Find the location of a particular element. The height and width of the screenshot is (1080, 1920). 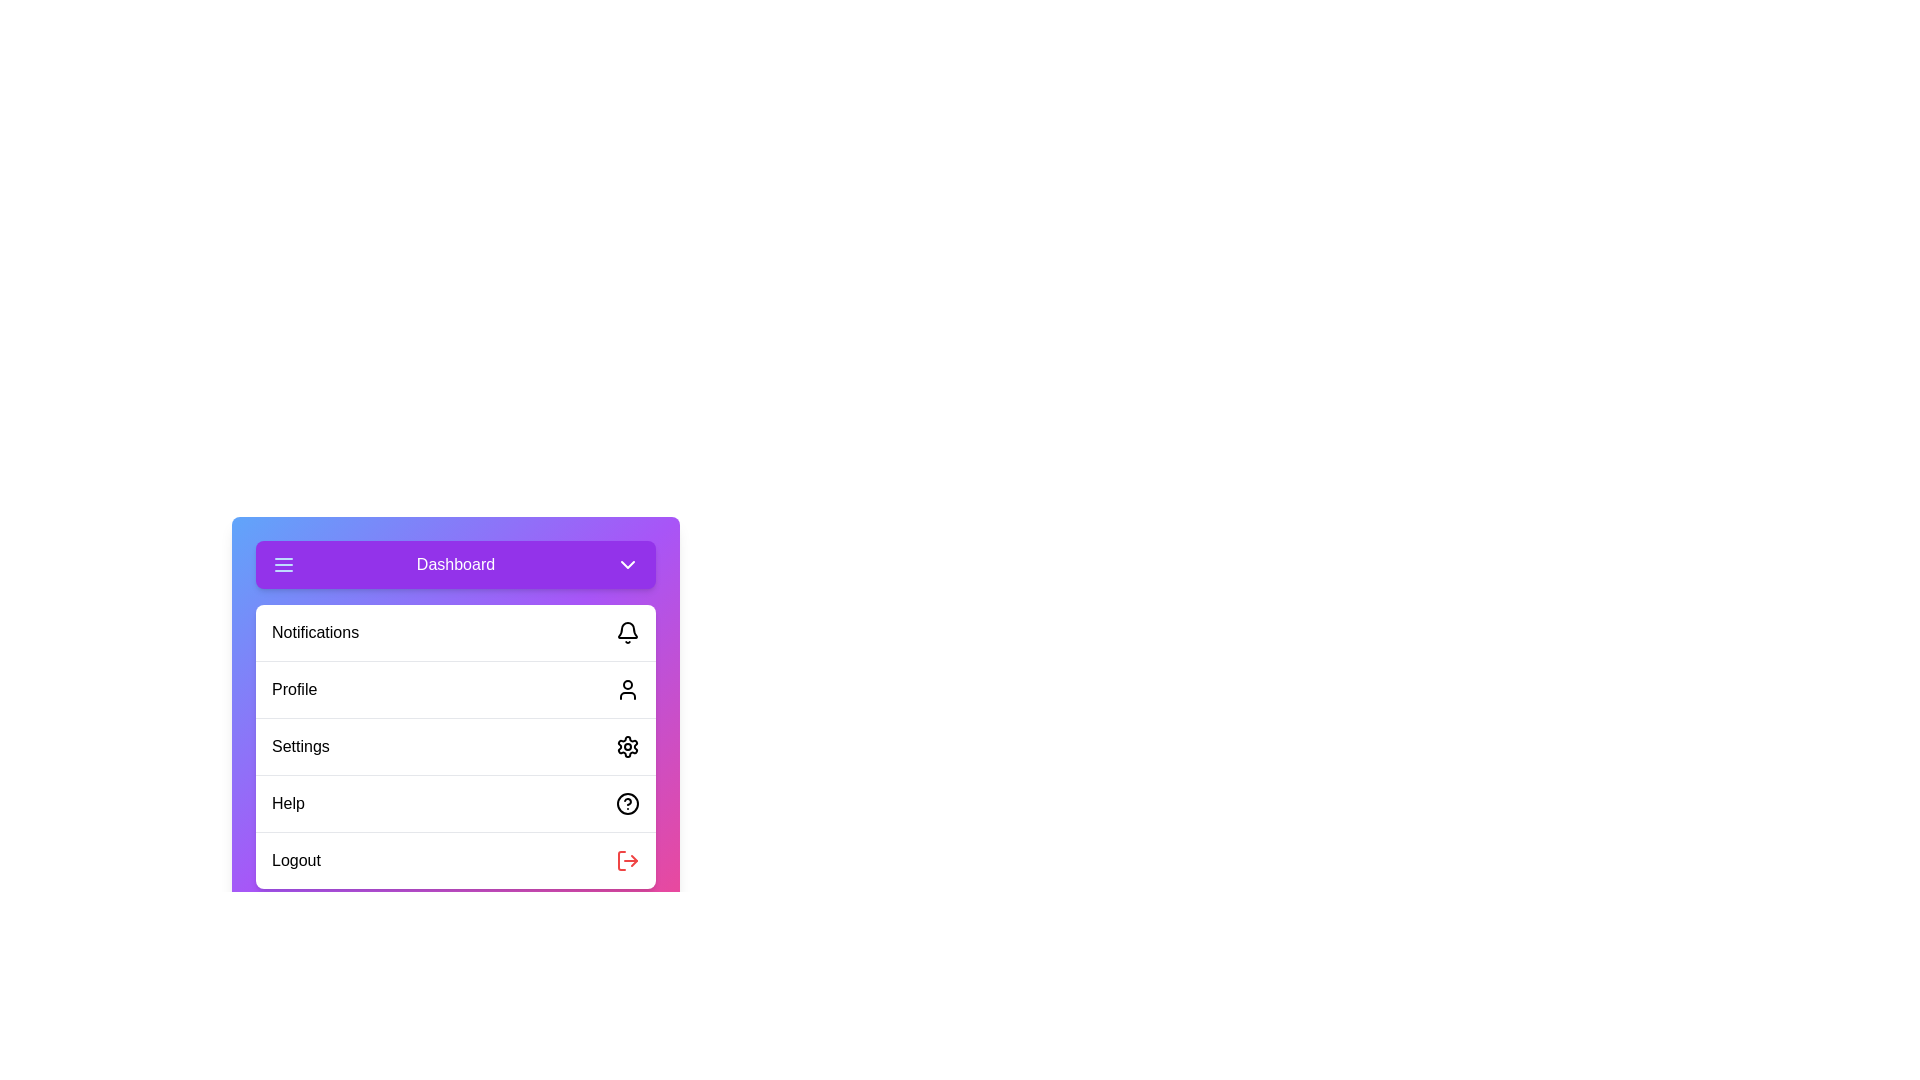

the menu item Notifications from the menu is located at coordinates (455, 632).